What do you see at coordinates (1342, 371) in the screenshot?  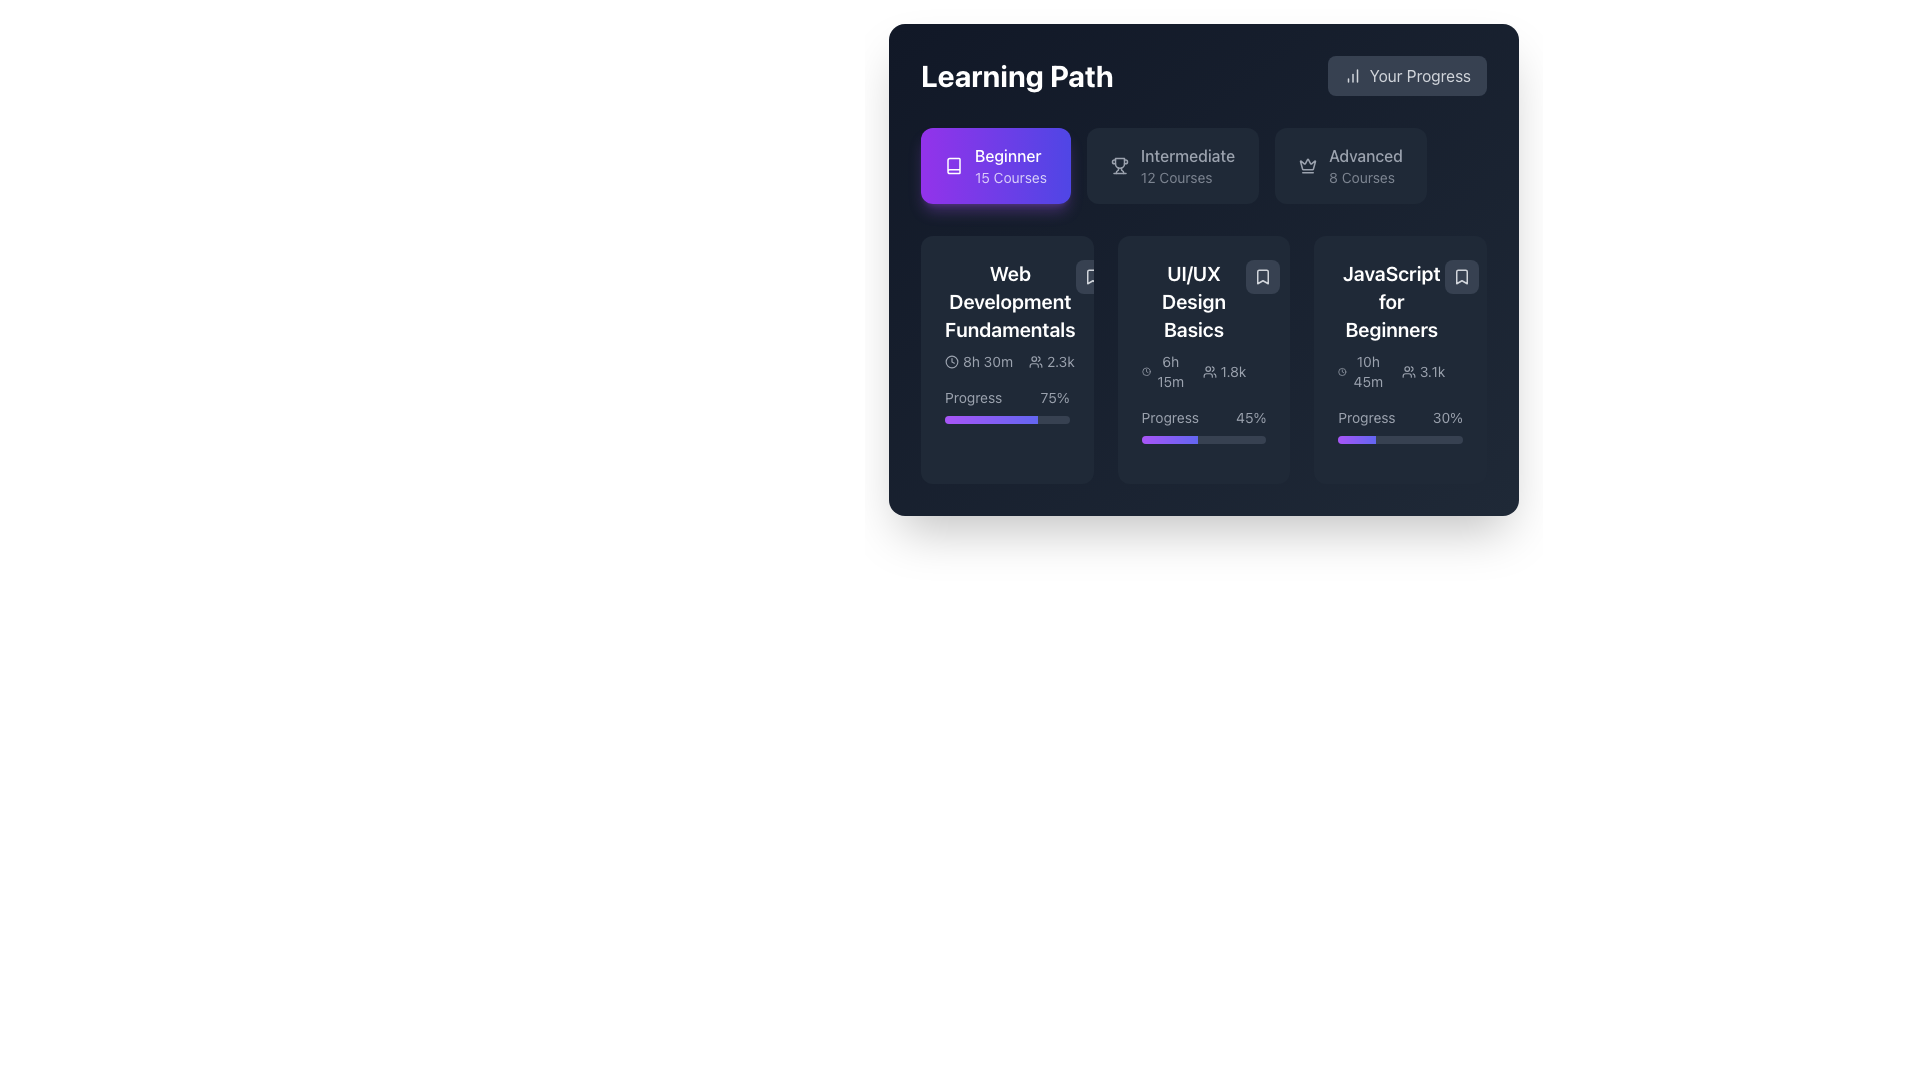 I see `the clock icon representing time-related information, located to the left of the text '10h 45m' within the 'JavaScript for Beginners' card` at bounding box center [1342, 371].